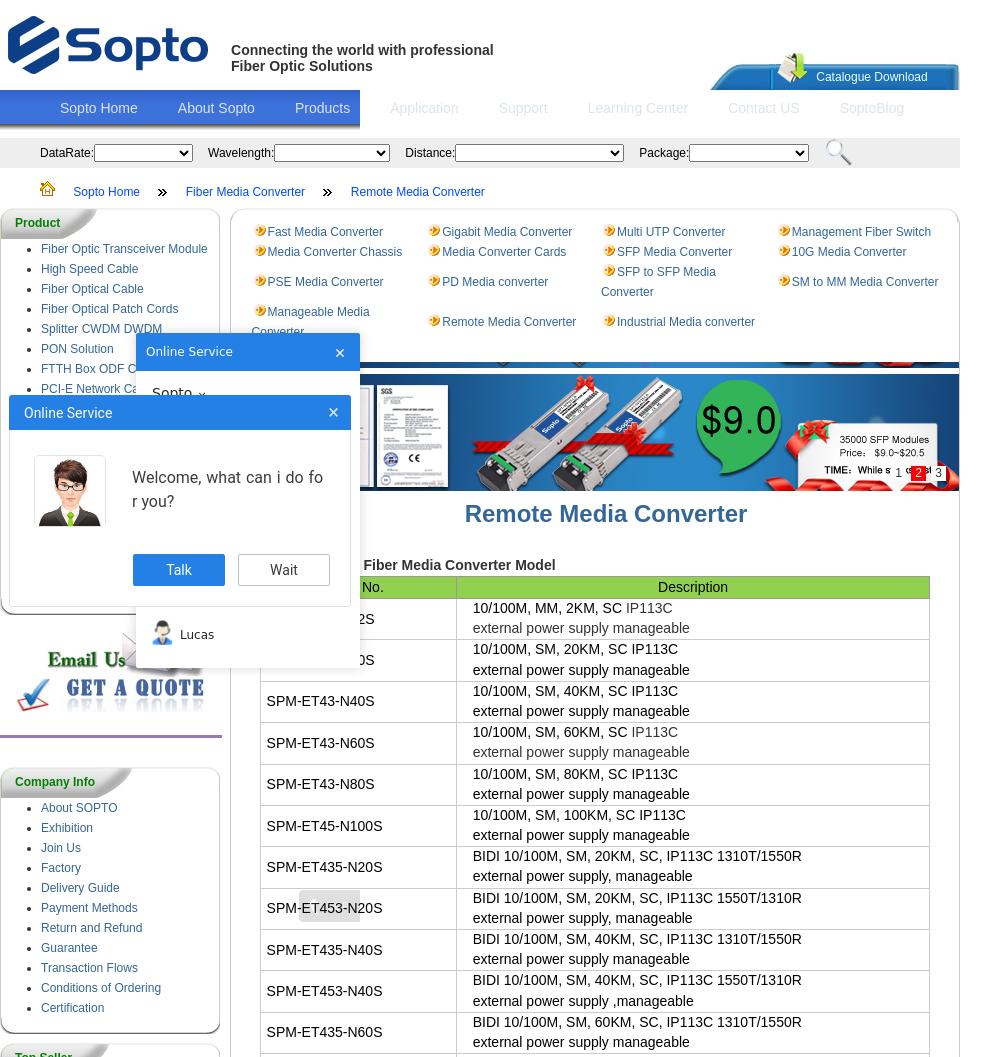 Image resolution: width=1000 pixels, height=1057 pixels. I want to click on 'Lucinda', so click(180, 422).